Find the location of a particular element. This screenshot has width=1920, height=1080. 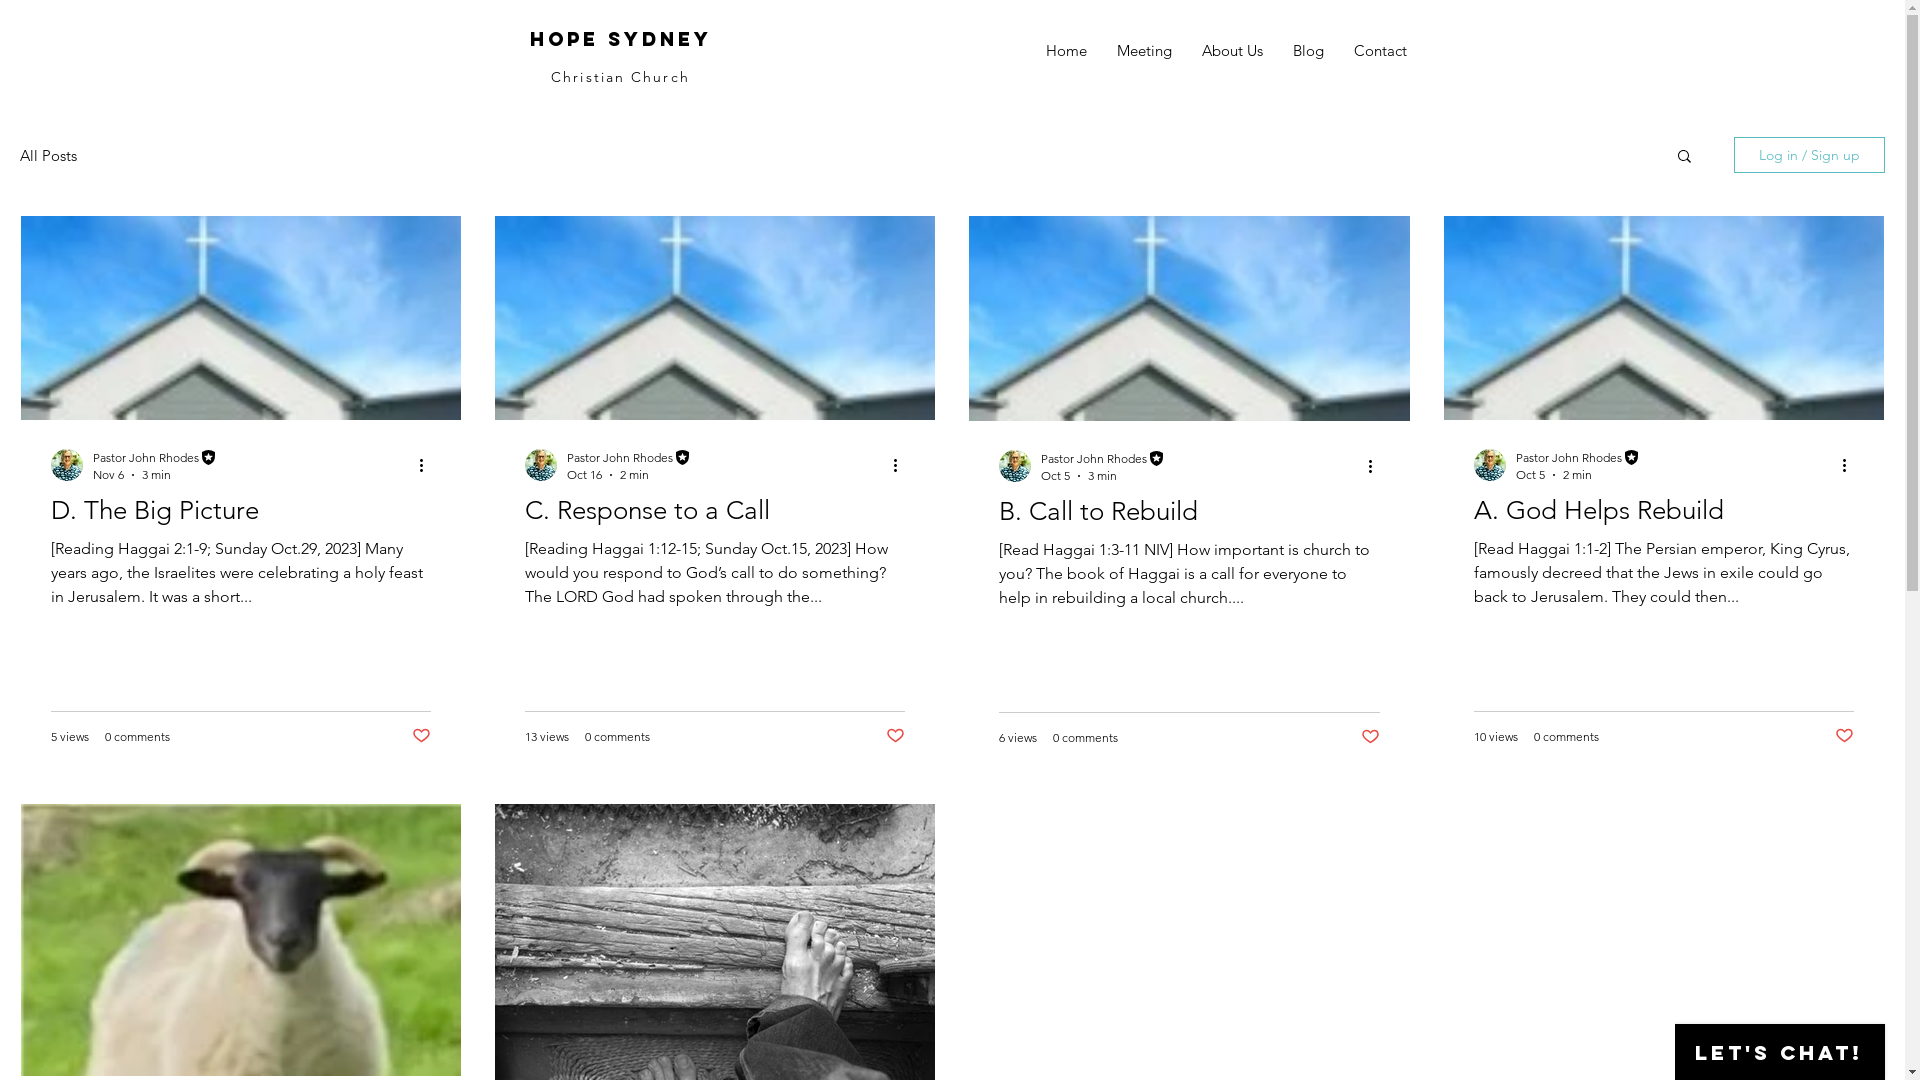

'Post not marked as liked' is located at coordinates (1843, 736).